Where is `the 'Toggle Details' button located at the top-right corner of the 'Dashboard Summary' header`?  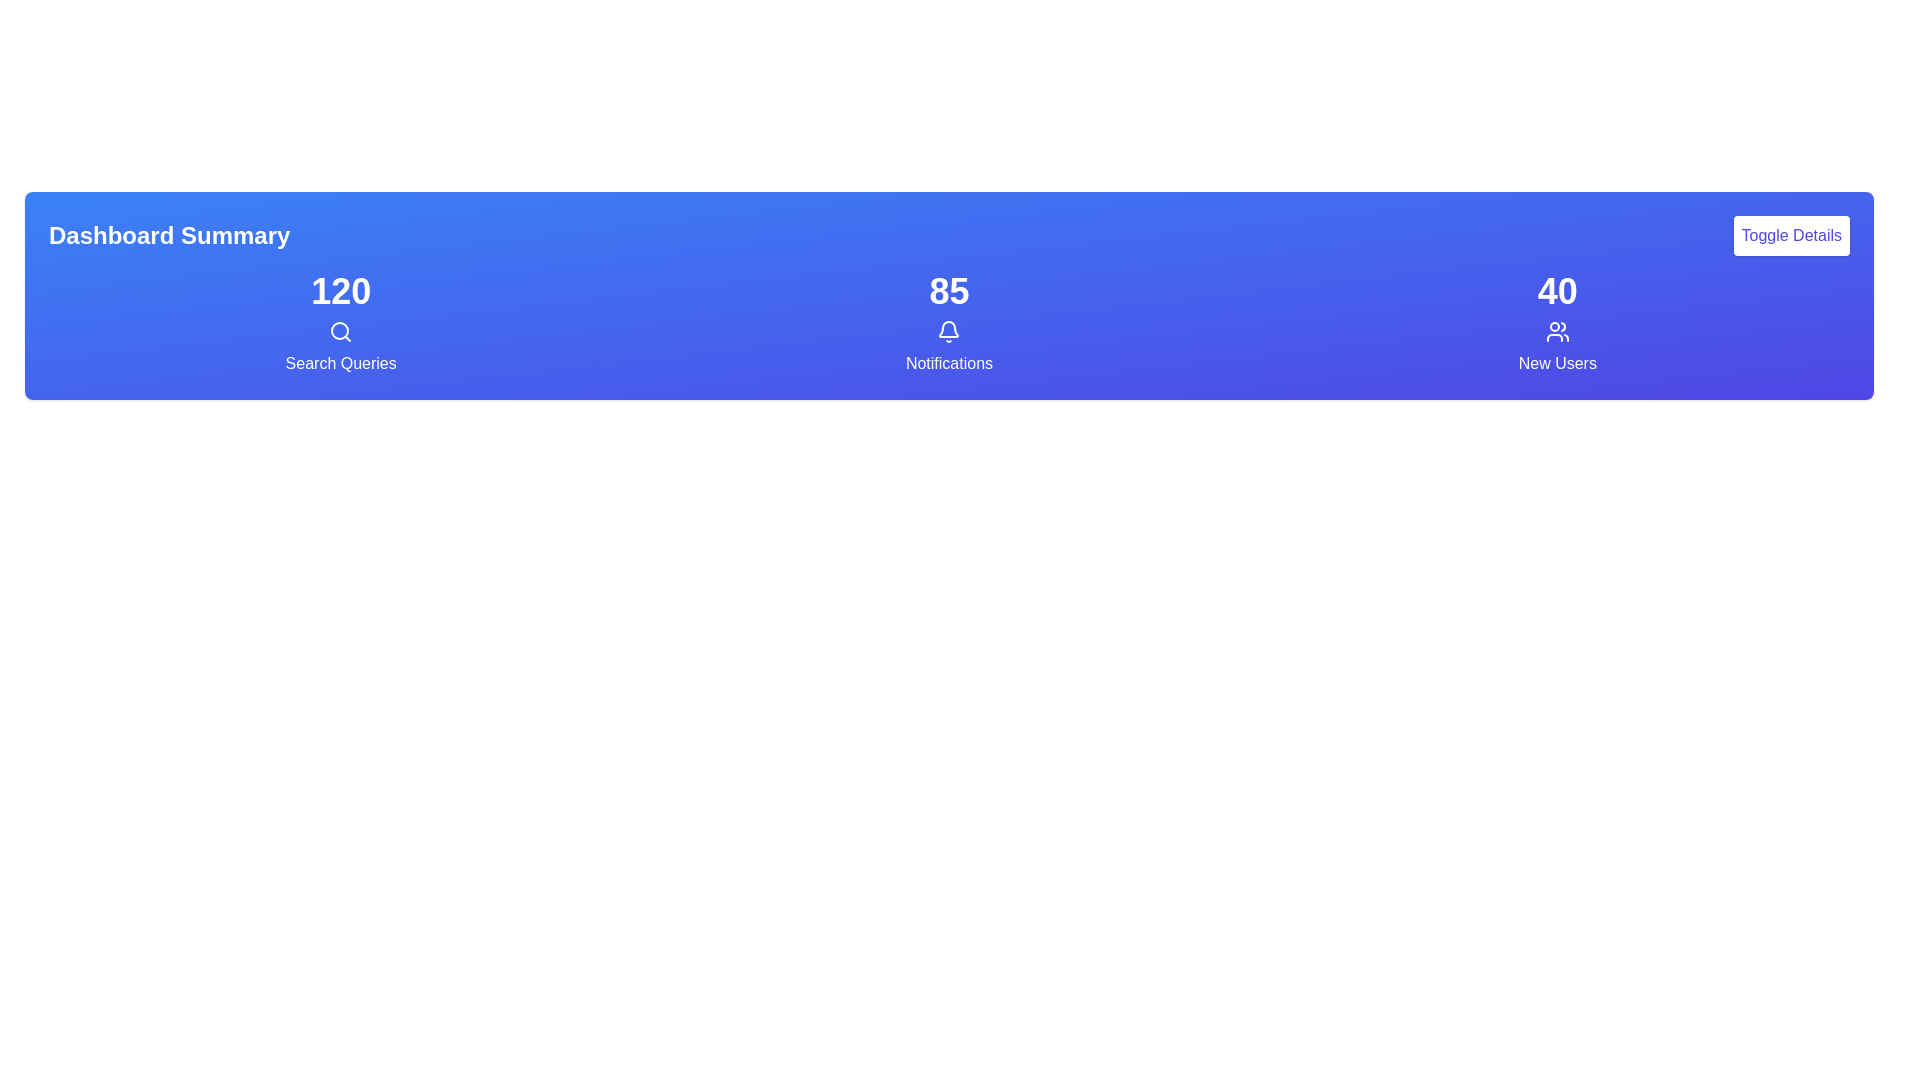 the 'Toggle Details' button located at the top-right corner of the 'Dashboard Summary' header is located at coordinates (1791, 234).